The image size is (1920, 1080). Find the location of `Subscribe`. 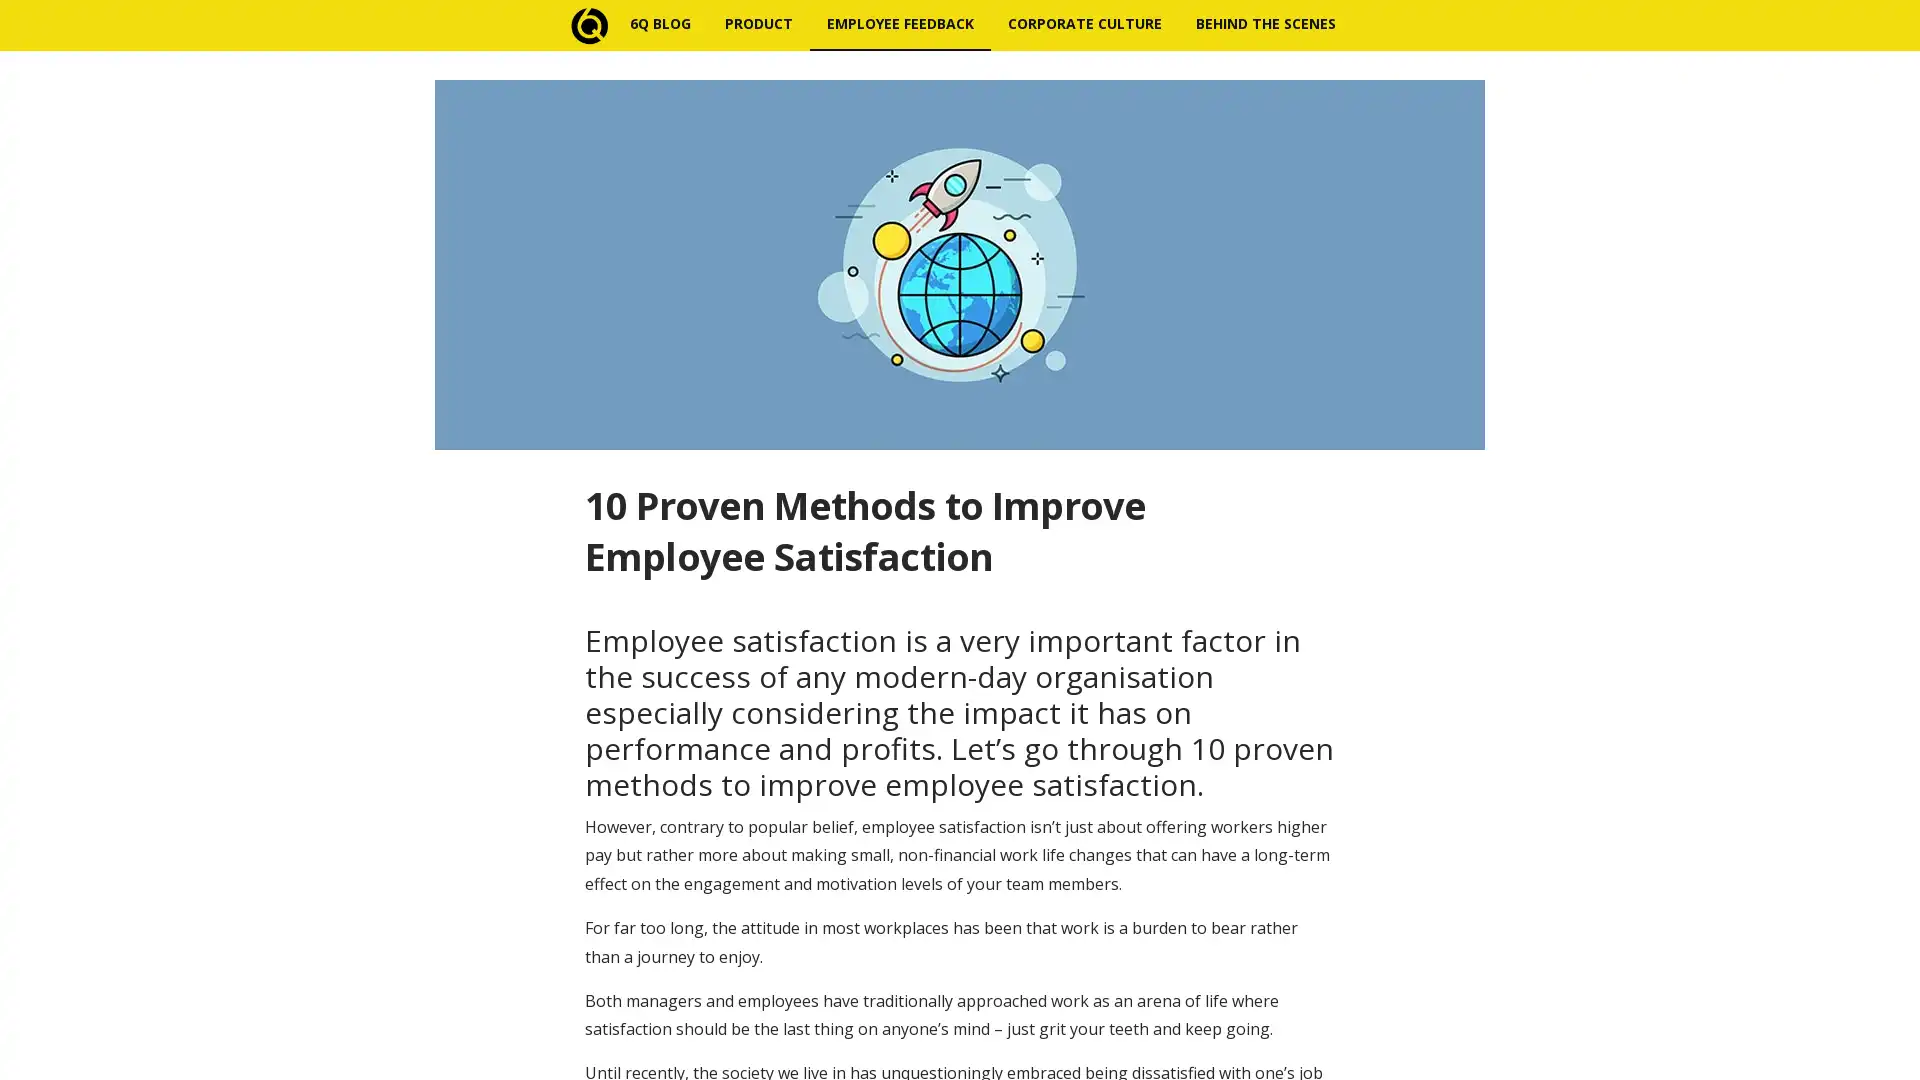

Subscribe is located at coordinates (1180, 1051).